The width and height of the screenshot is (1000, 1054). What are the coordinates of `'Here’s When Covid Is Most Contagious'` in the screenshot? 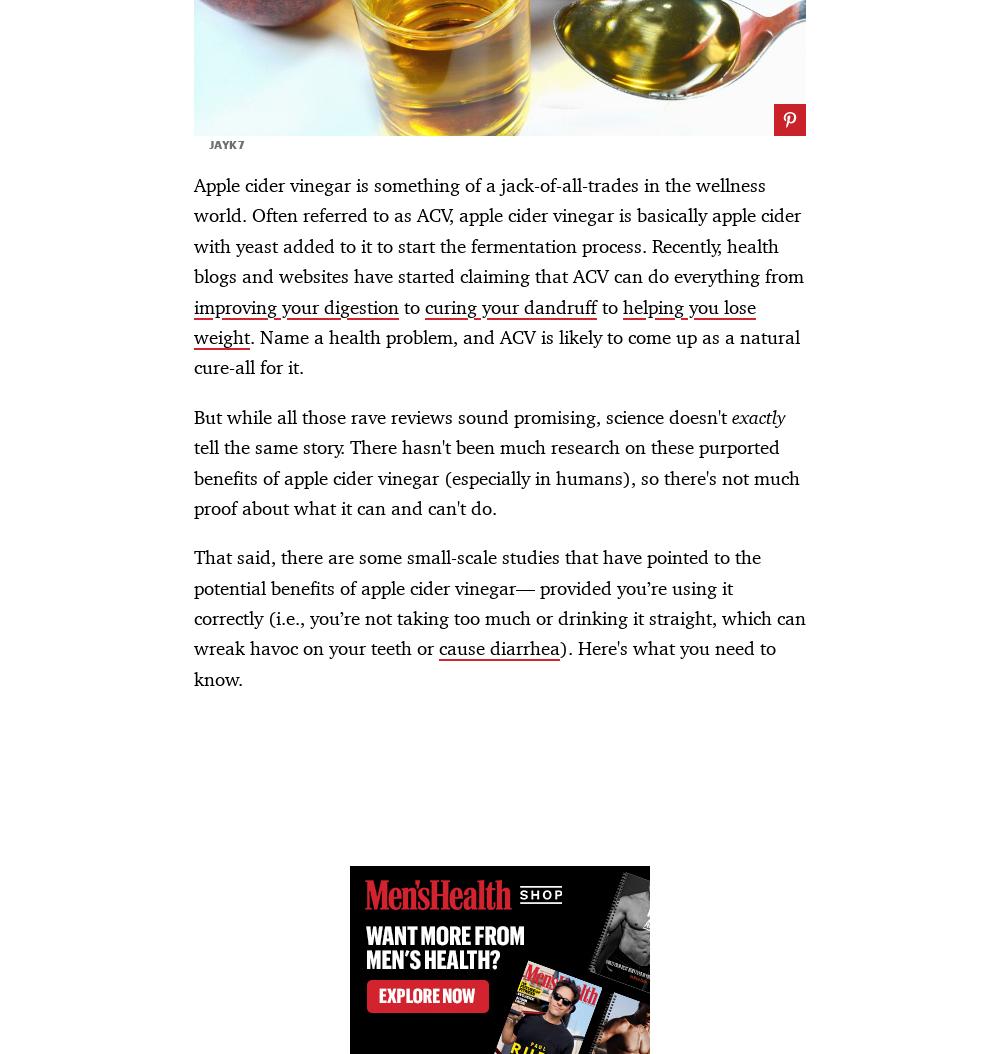 It's located at (144, 419).